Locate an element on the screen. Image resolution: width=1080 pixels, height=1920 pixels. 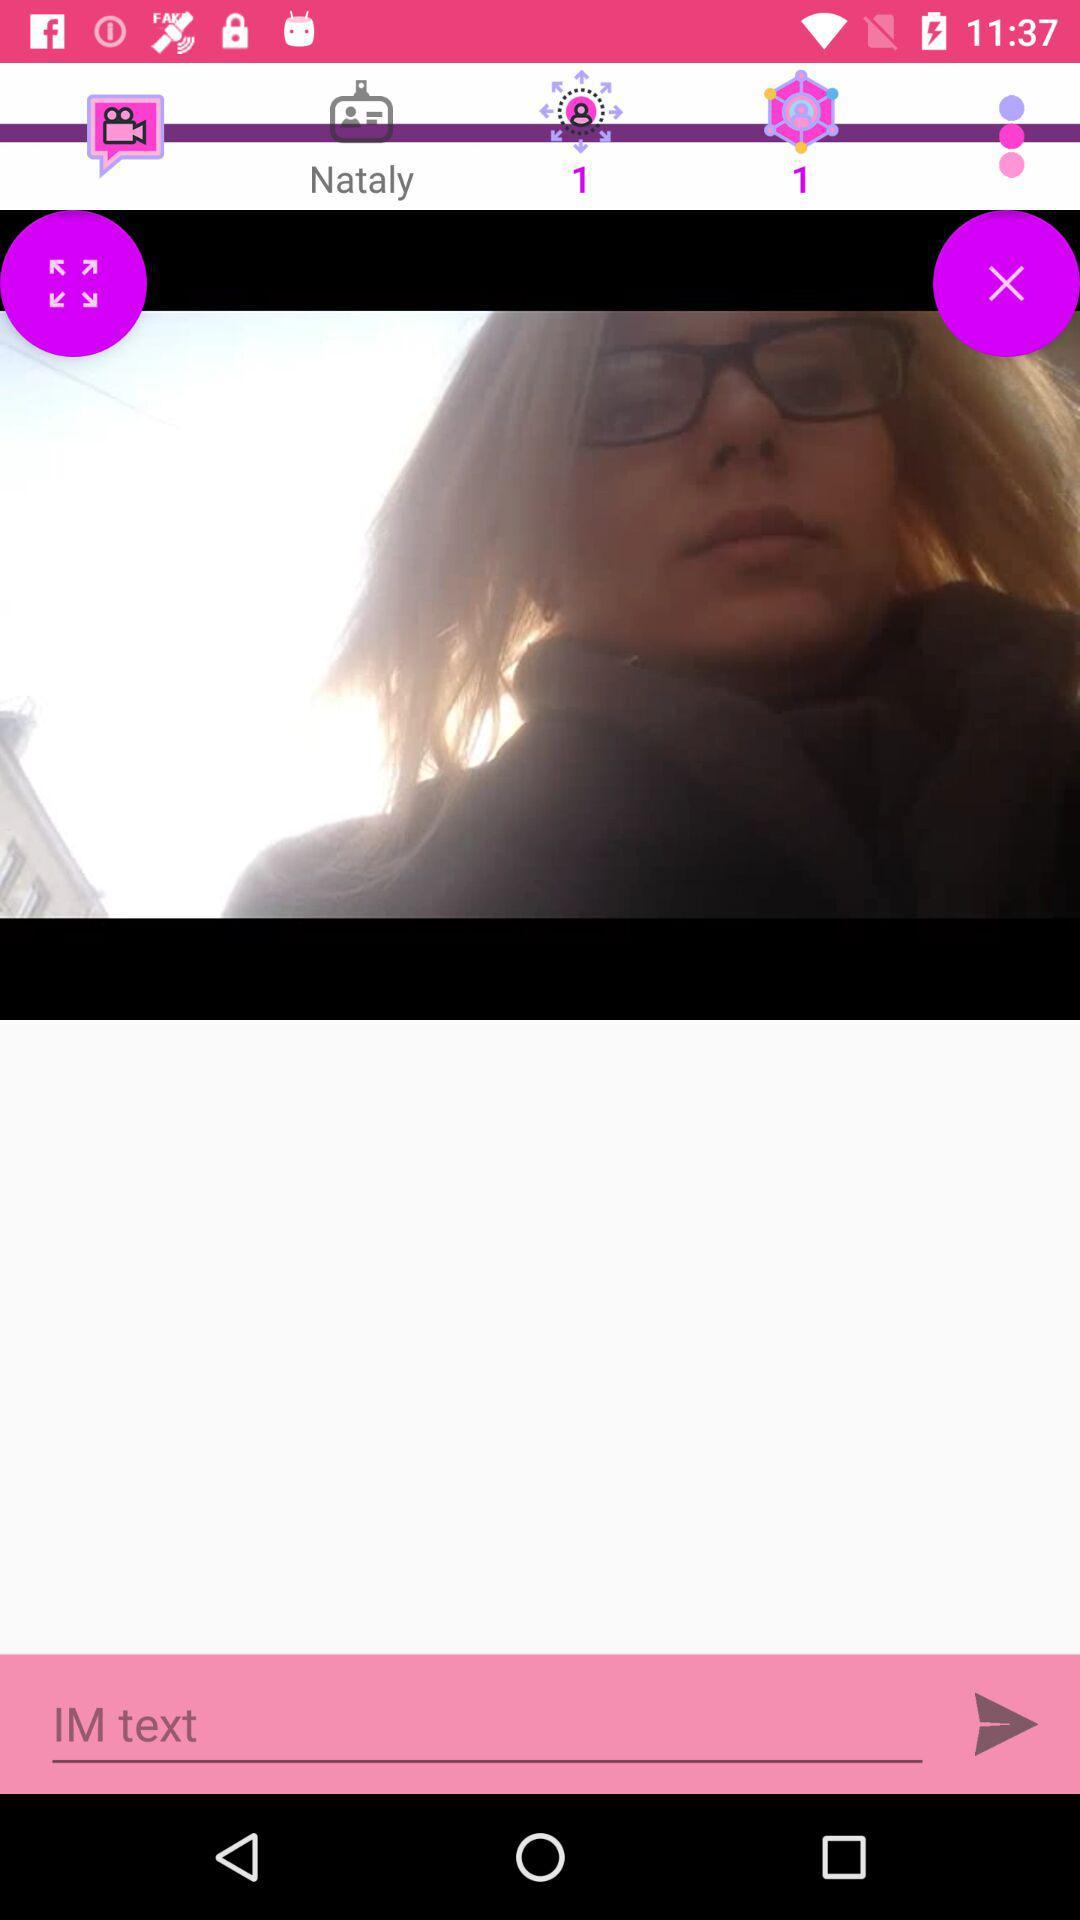
send message is located at coordinates (1006, 1723).